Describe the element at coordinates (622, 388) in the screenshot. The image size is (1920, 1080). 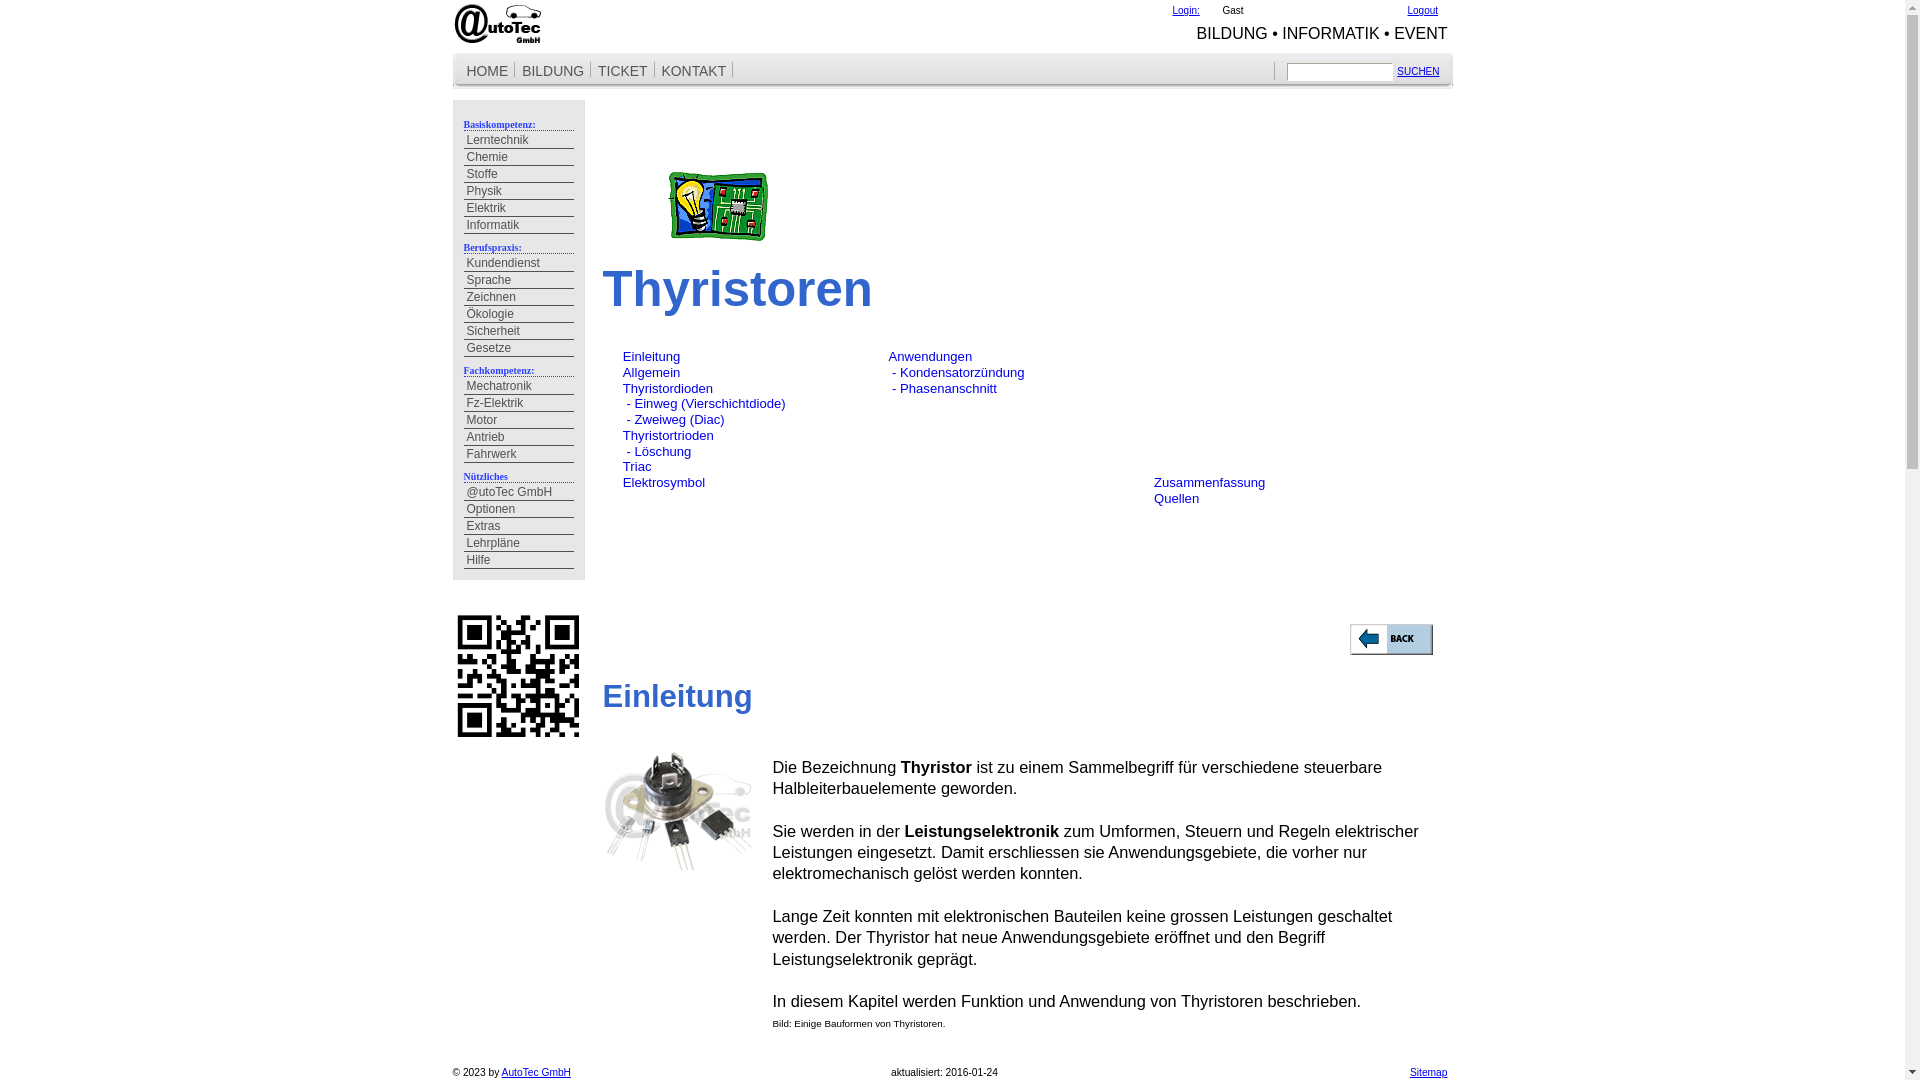
I see `'Thyristordioden'` at that location.